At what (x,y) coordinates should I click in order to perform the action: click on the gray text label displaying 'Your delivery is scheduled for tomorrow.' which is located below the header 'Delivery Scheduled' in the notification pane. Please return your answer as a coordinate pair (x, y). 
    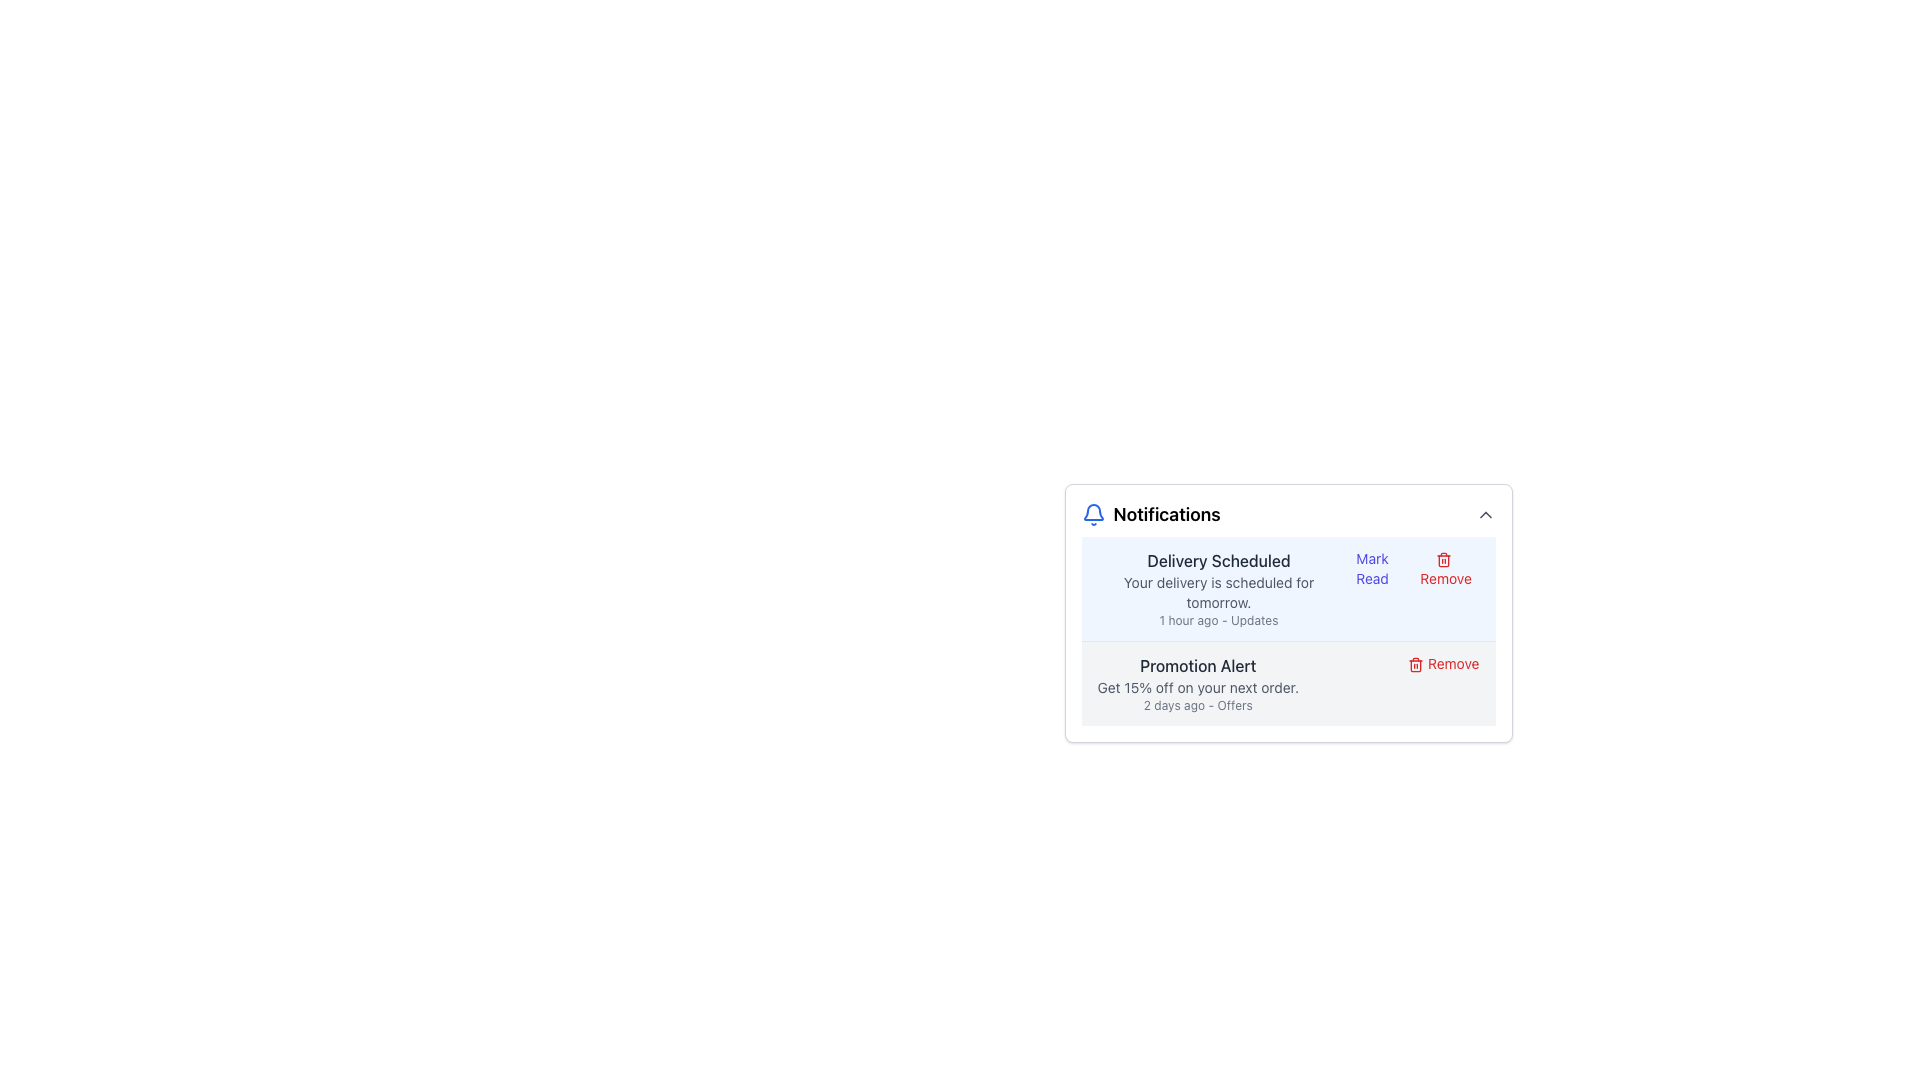
    Looking at the image, I should click on (1218, 592).